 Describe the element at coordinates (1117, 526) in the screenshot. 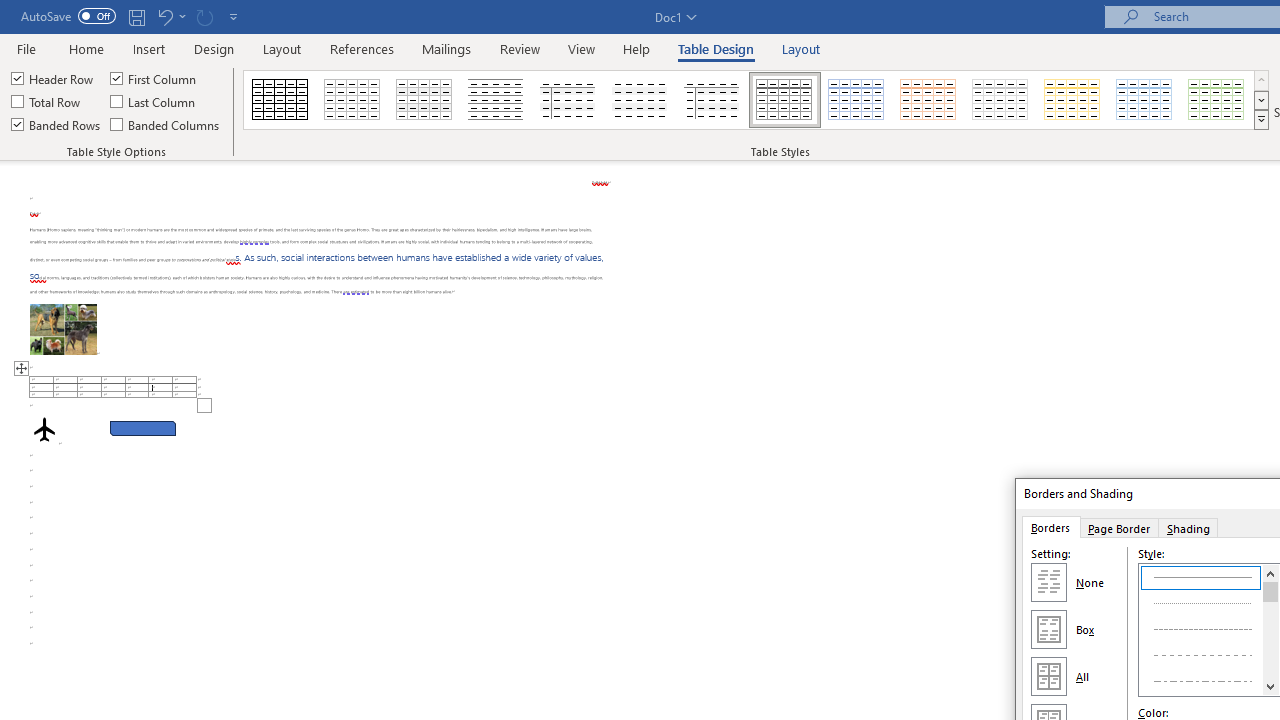

I see `'Page Border'` at that location.